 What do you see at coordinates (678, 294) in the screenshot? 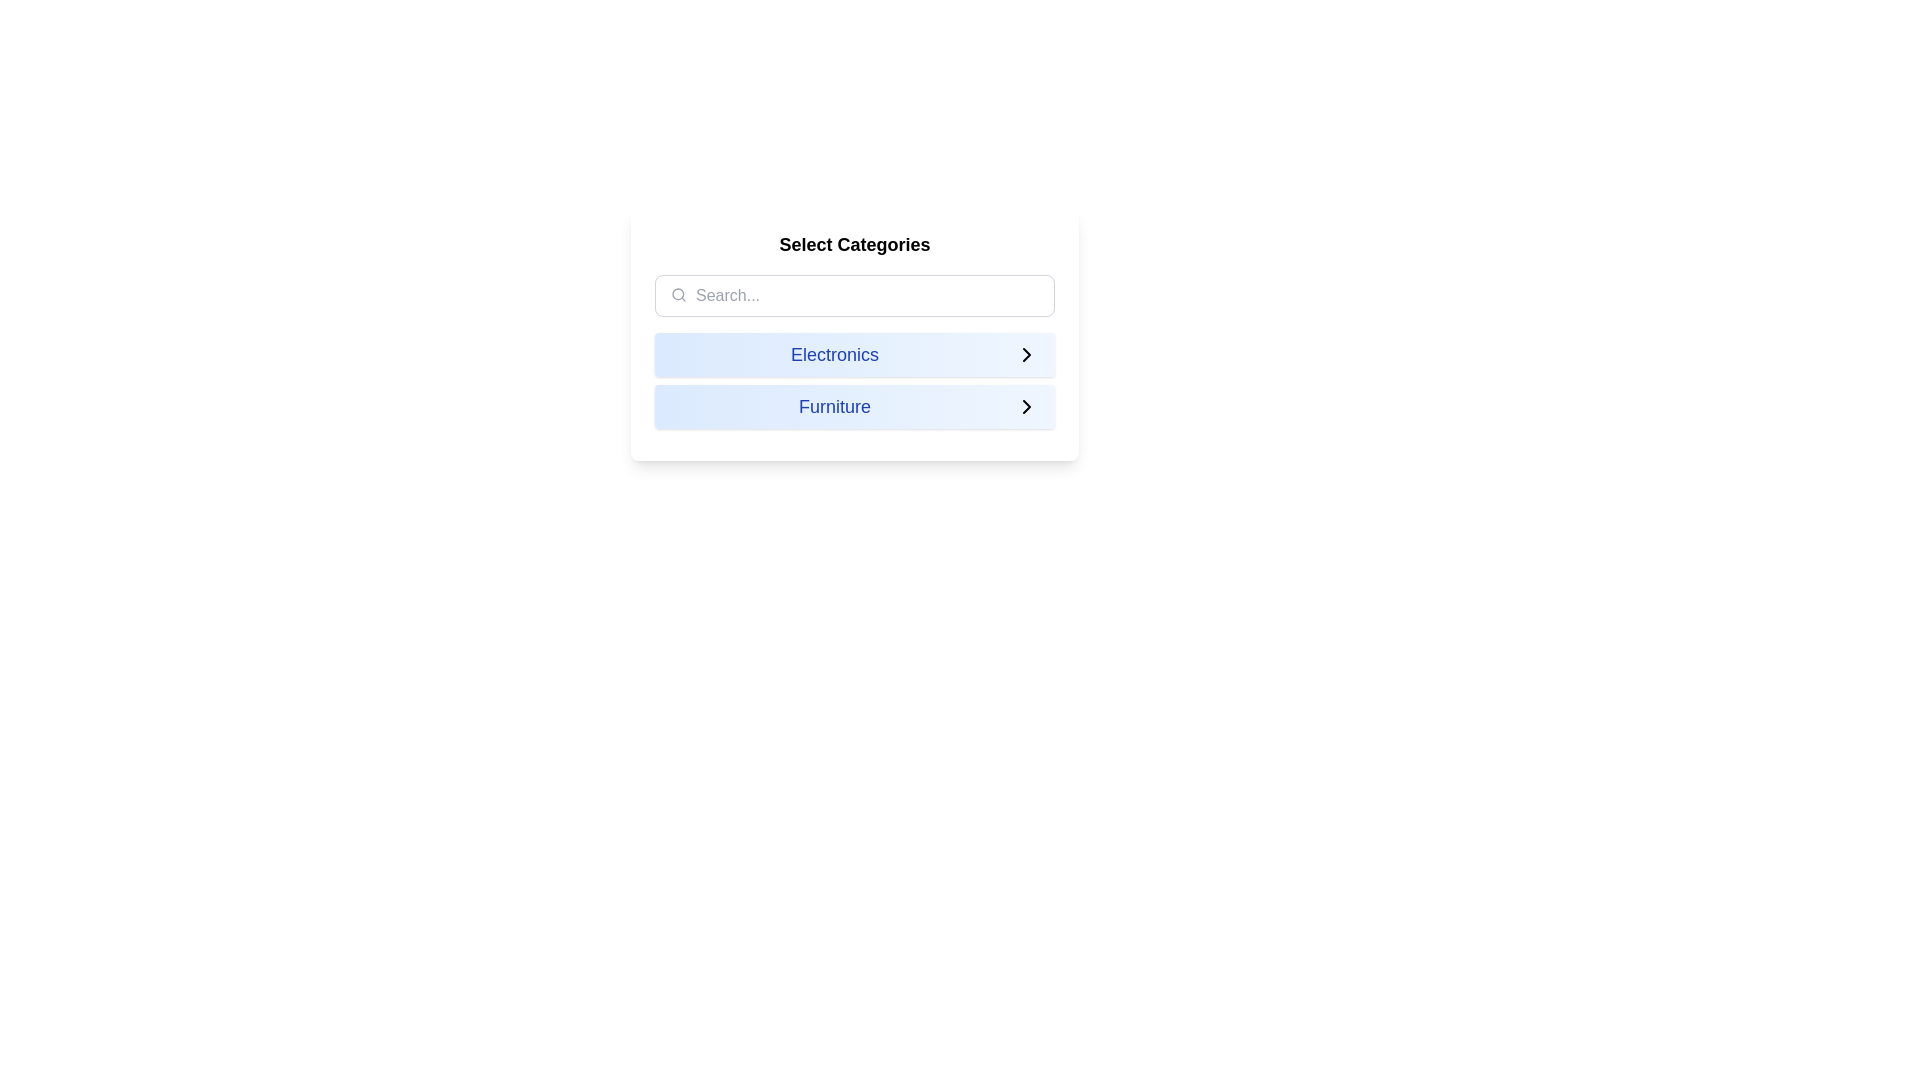
I see `the circular graphical element that is part of the search icon located at the top-left corner of the search input field` at bounding box center [678, 294].